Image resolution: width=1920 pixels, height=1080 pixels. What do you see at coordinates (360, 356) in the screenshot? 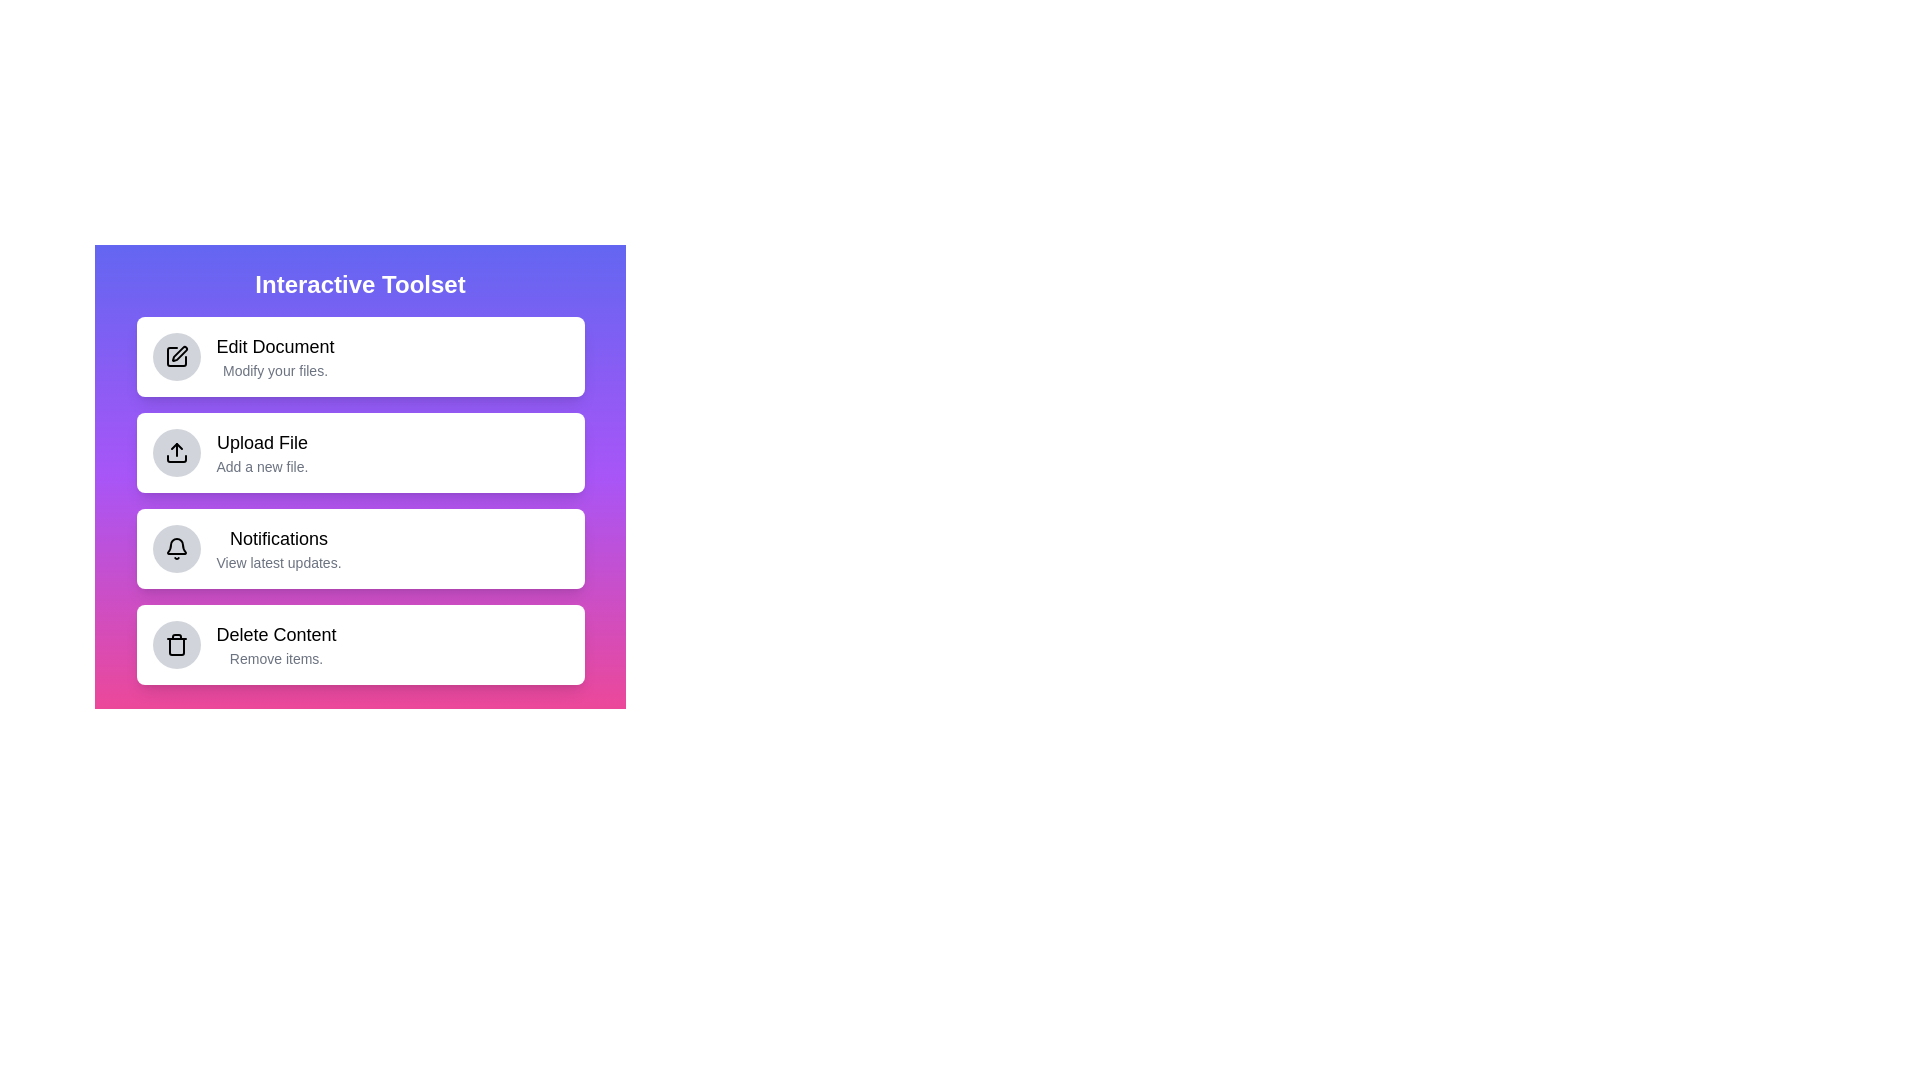
I see `the menu item labeled 'Edit Document' to trigger its animation effect` at bounding box center [360, 356].